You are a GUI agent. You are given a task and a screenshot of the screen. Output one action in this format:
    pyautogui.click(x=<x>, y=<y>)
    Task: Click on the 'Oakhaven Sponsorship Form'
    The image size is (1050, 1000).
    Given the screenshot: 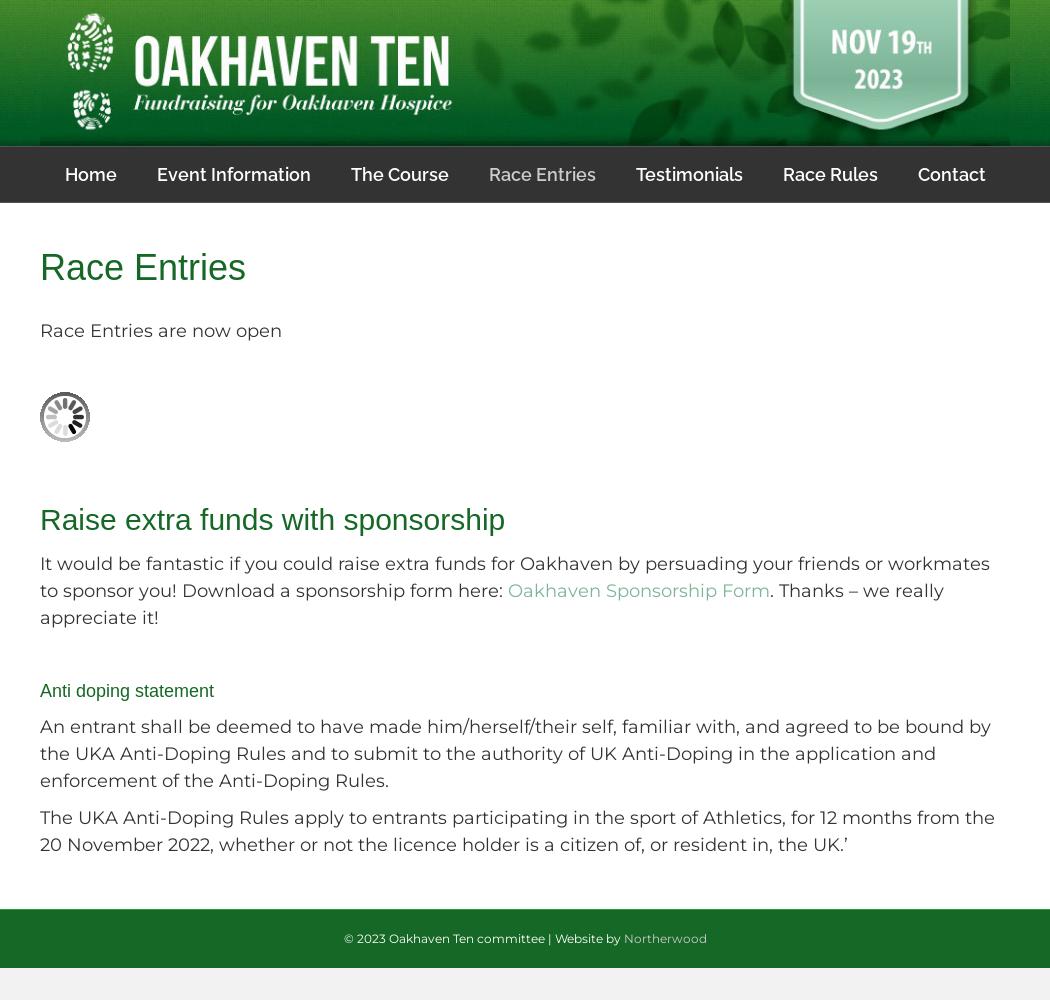 What is the action you would take?
    pyautogui.click(x=638, y=590)
    